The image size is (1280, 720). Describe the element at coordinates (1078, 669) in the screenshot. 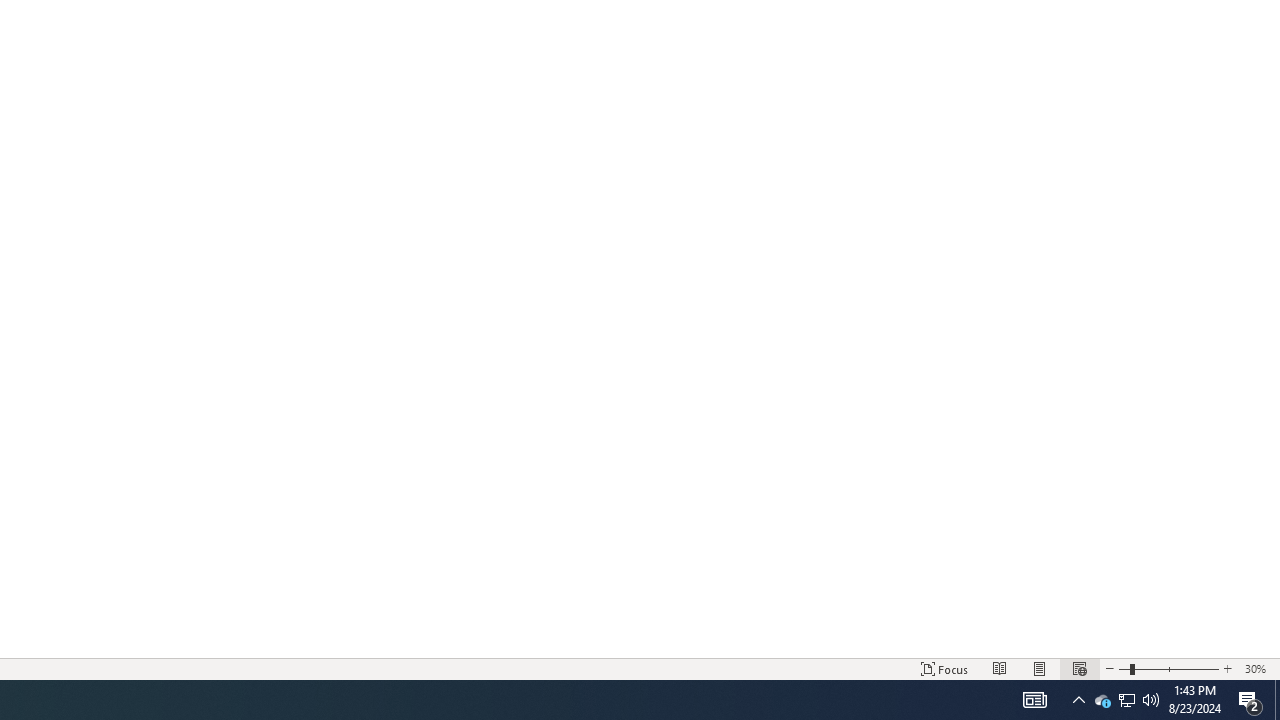

I see `'Web Layout'` at that location.